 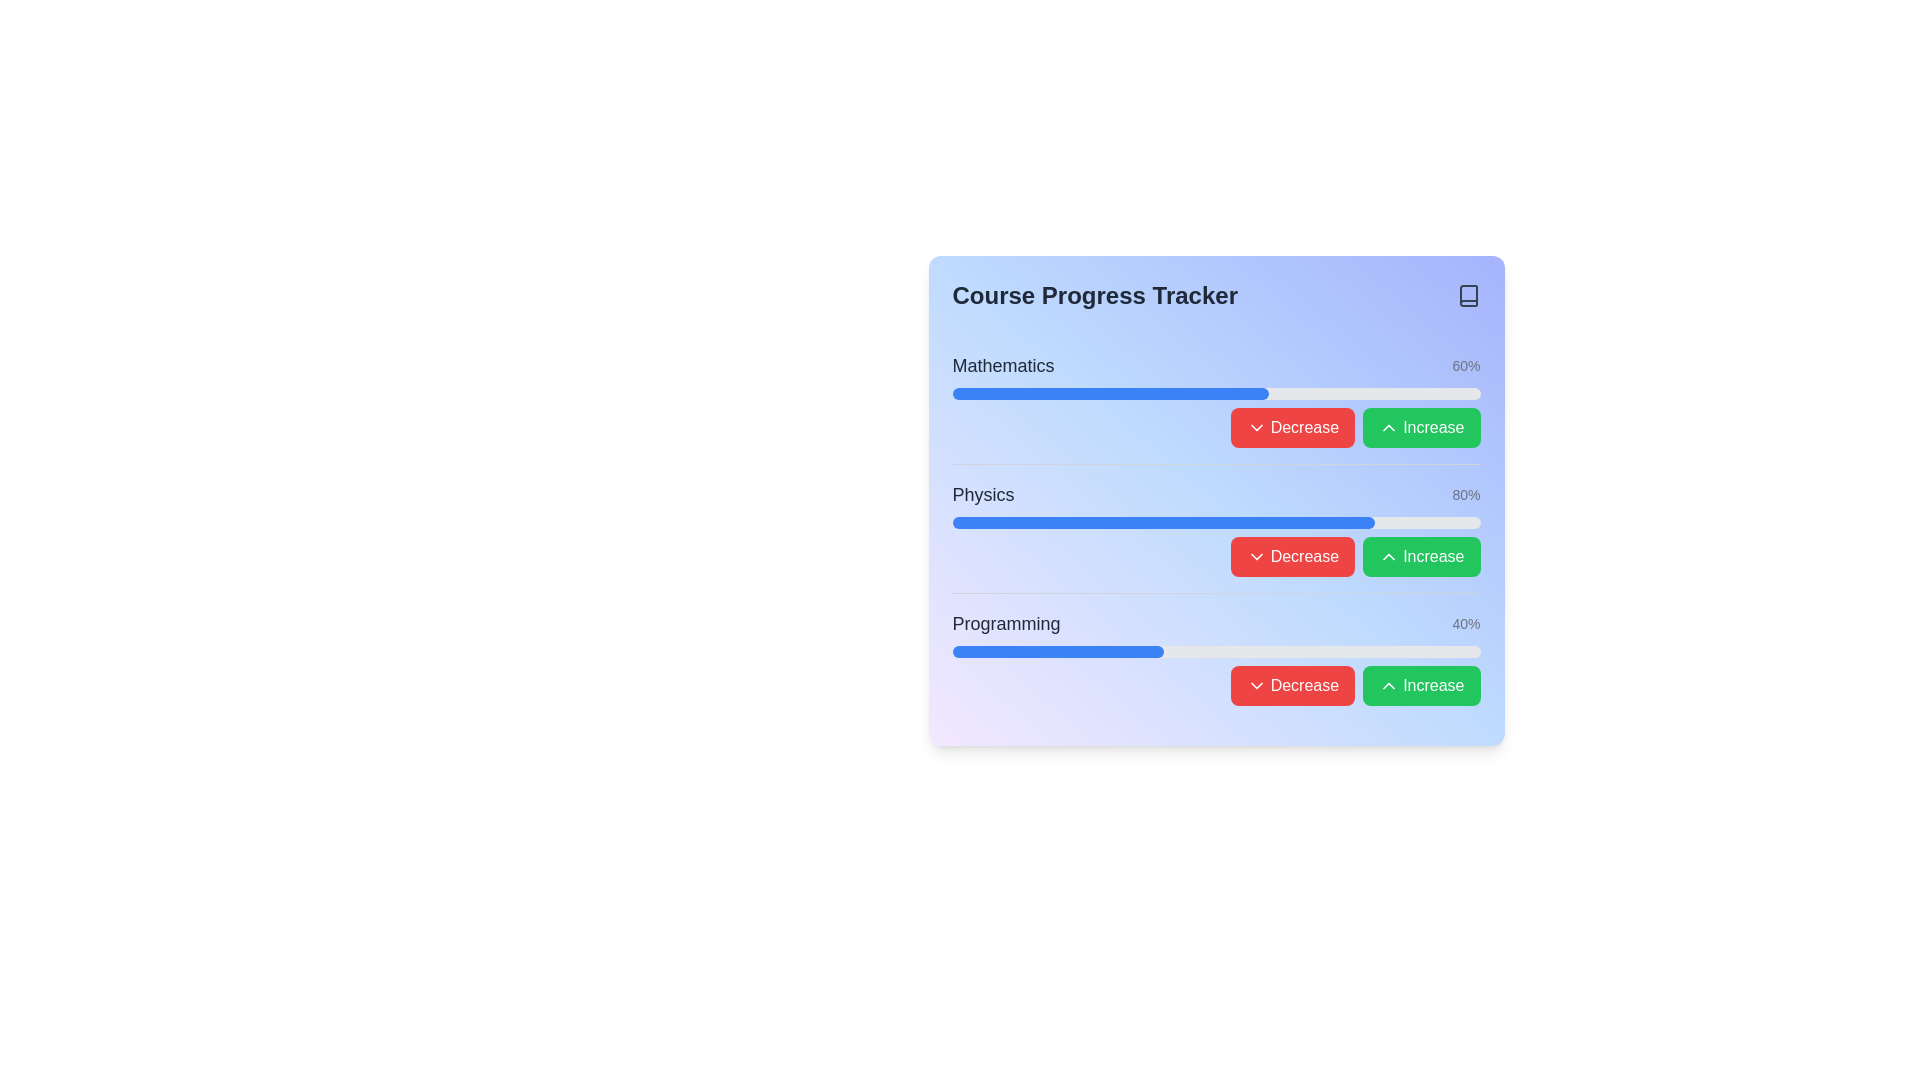 I want to click on the 'Programming' progress bar, so click(x=1215, y=657).